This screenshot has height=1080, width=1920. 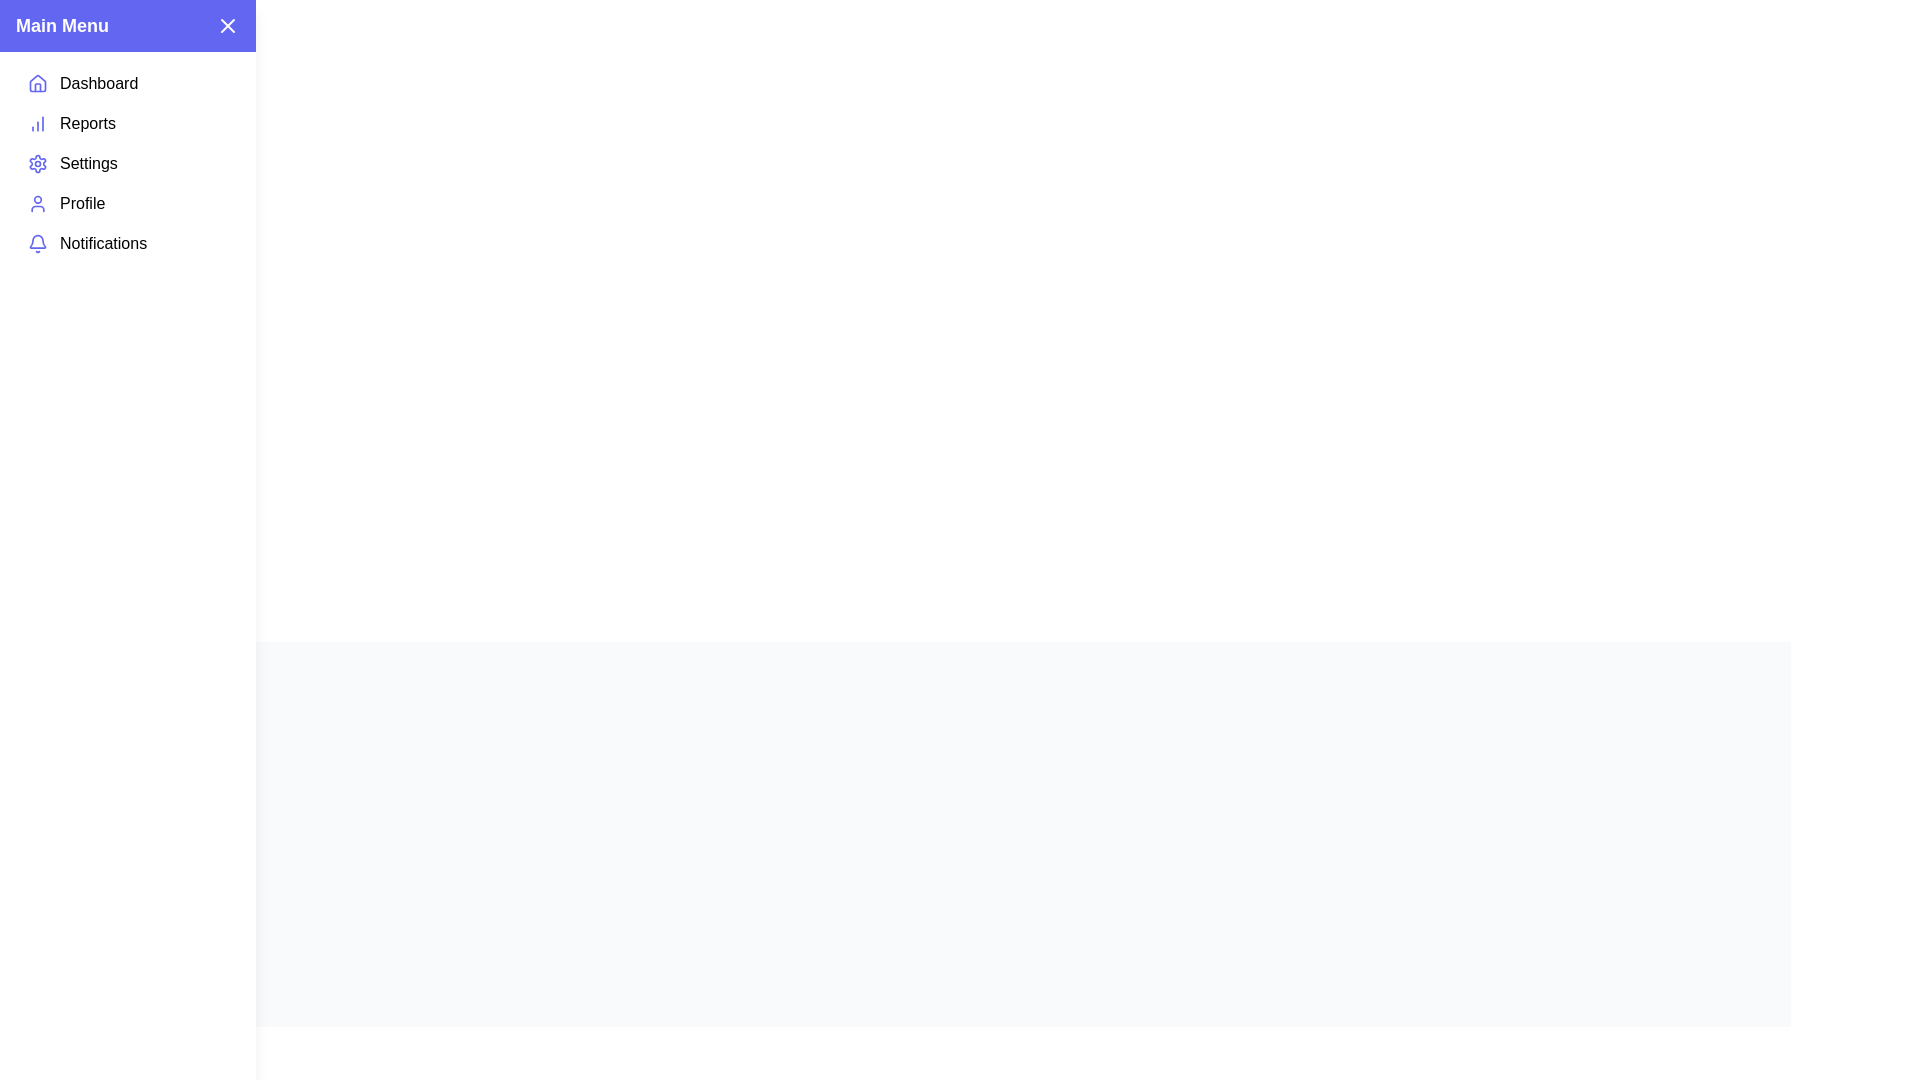 What do you see at coordinates (127, 204) in the screenshot?
I see `the fourth menu item in the sidebar, located between 'Settings' and 'Notifications'` at bounding box center [127, 204].